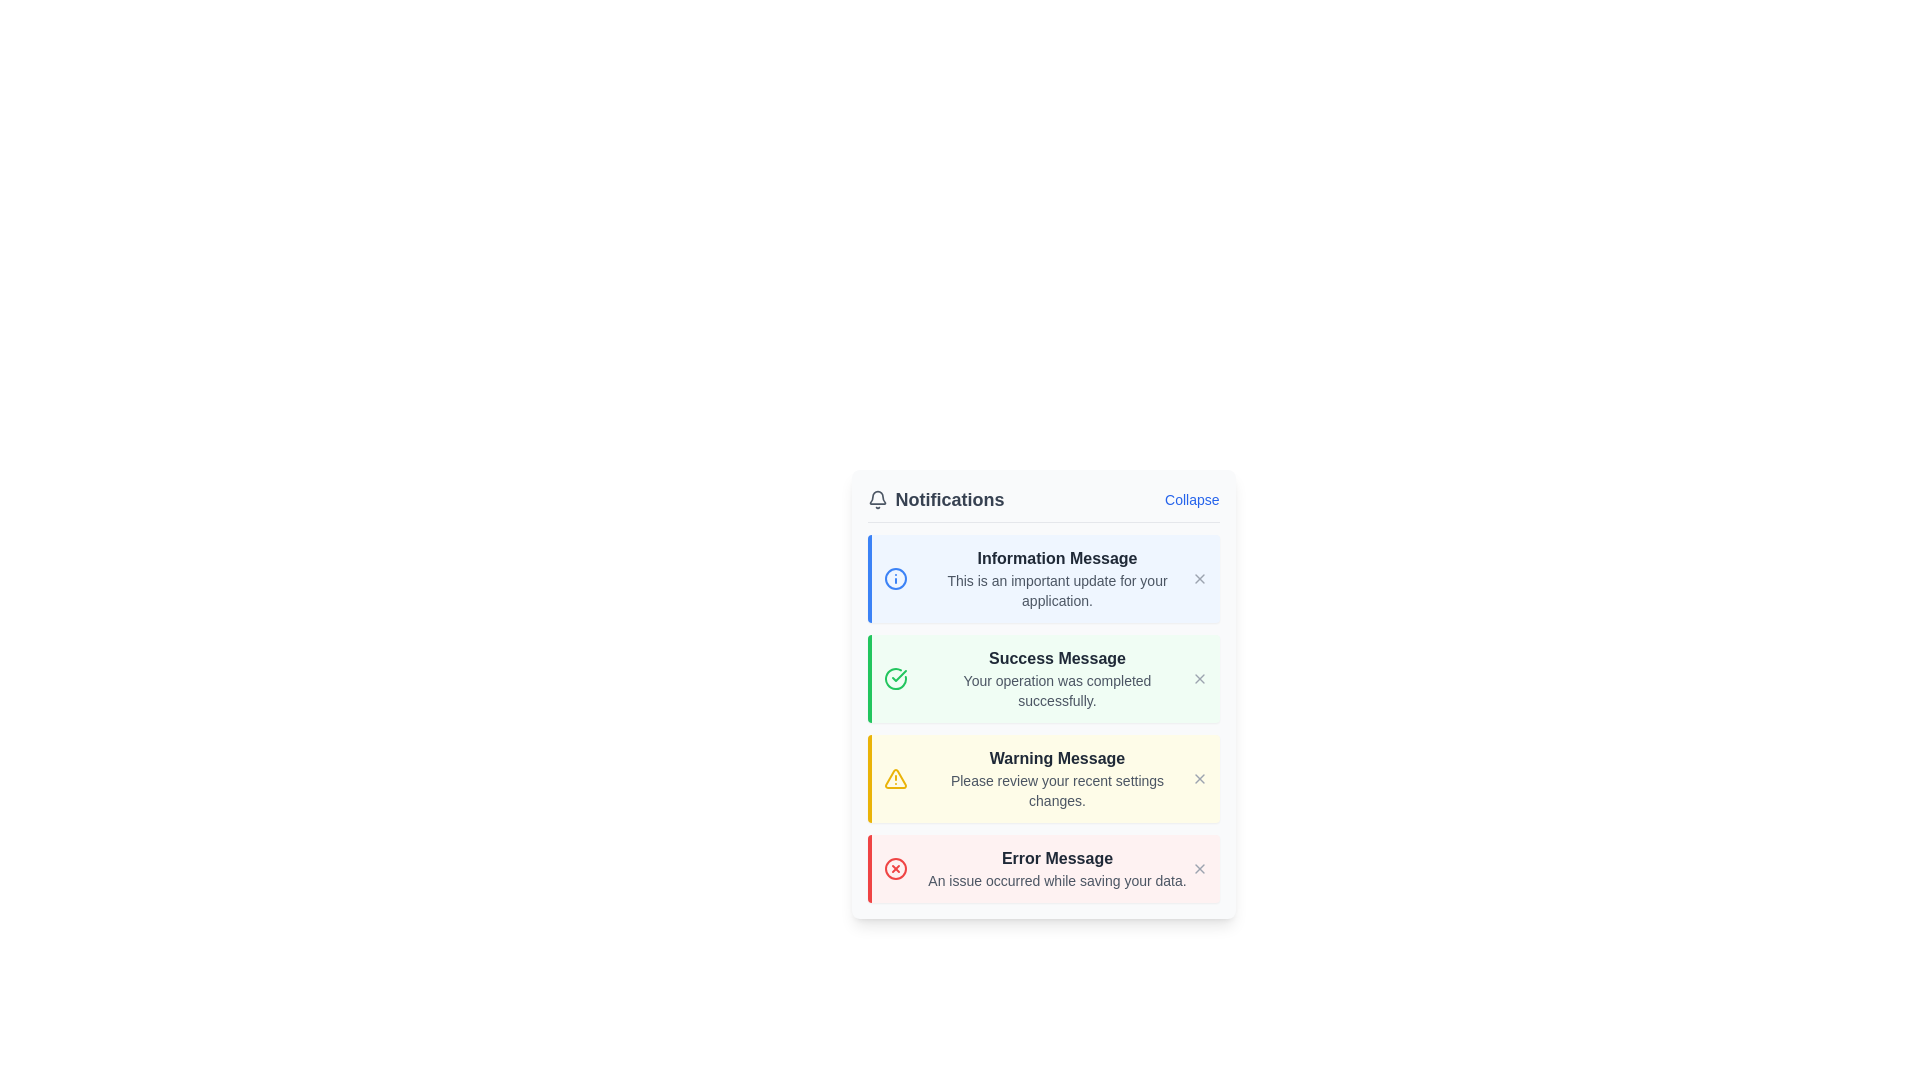 The height and width of the screenshot is (1080, 1920). Describe the element at coordinates (894, 578) in the screenshot. I see `the circular shape icon representing the information message notification located in the first row of notification messages` at that location.